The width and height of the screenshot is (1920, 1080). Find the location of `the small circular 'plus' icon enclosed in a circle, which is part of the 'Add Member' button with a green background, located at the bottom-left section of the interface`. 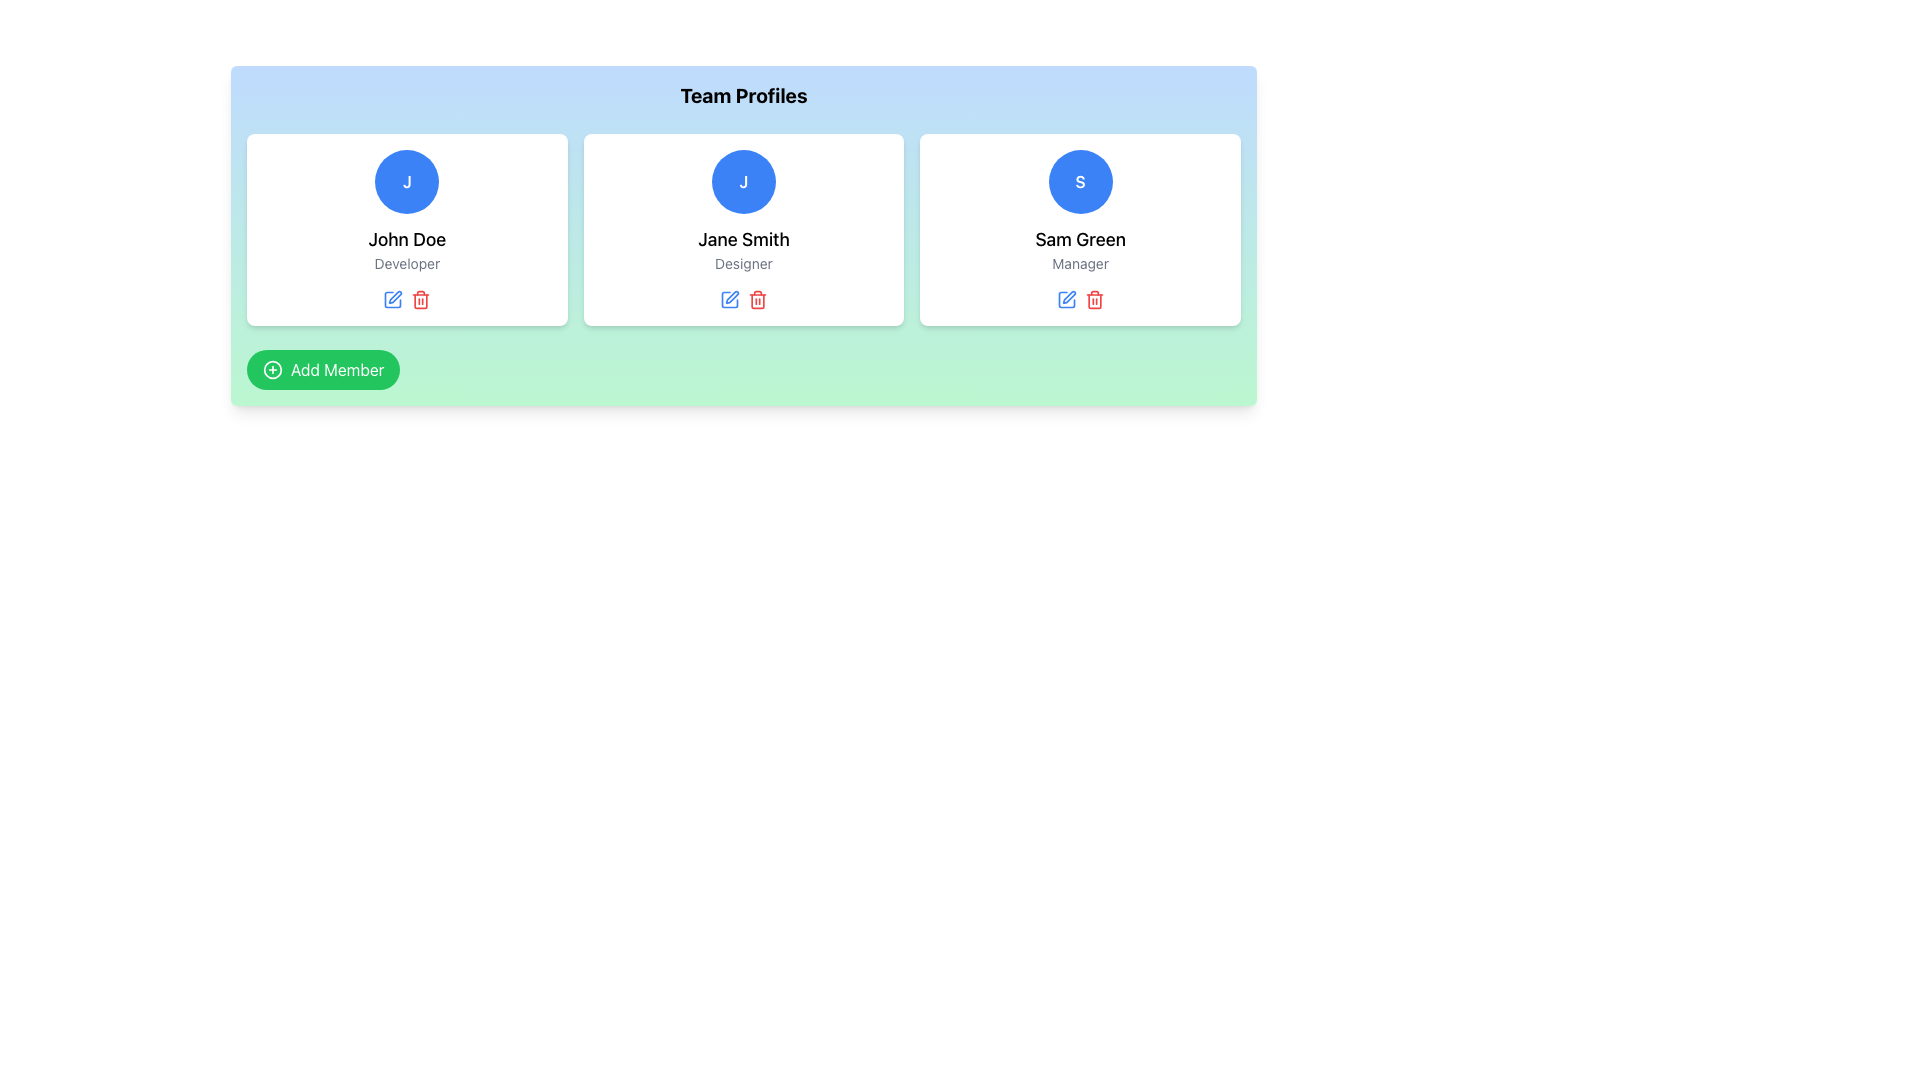

the small circular 'plus' icon enclosed in a circle, which is part of the 'Add Member' button with a green background, located at the bottom-left section of the interface is located at coordinates (272, 370).